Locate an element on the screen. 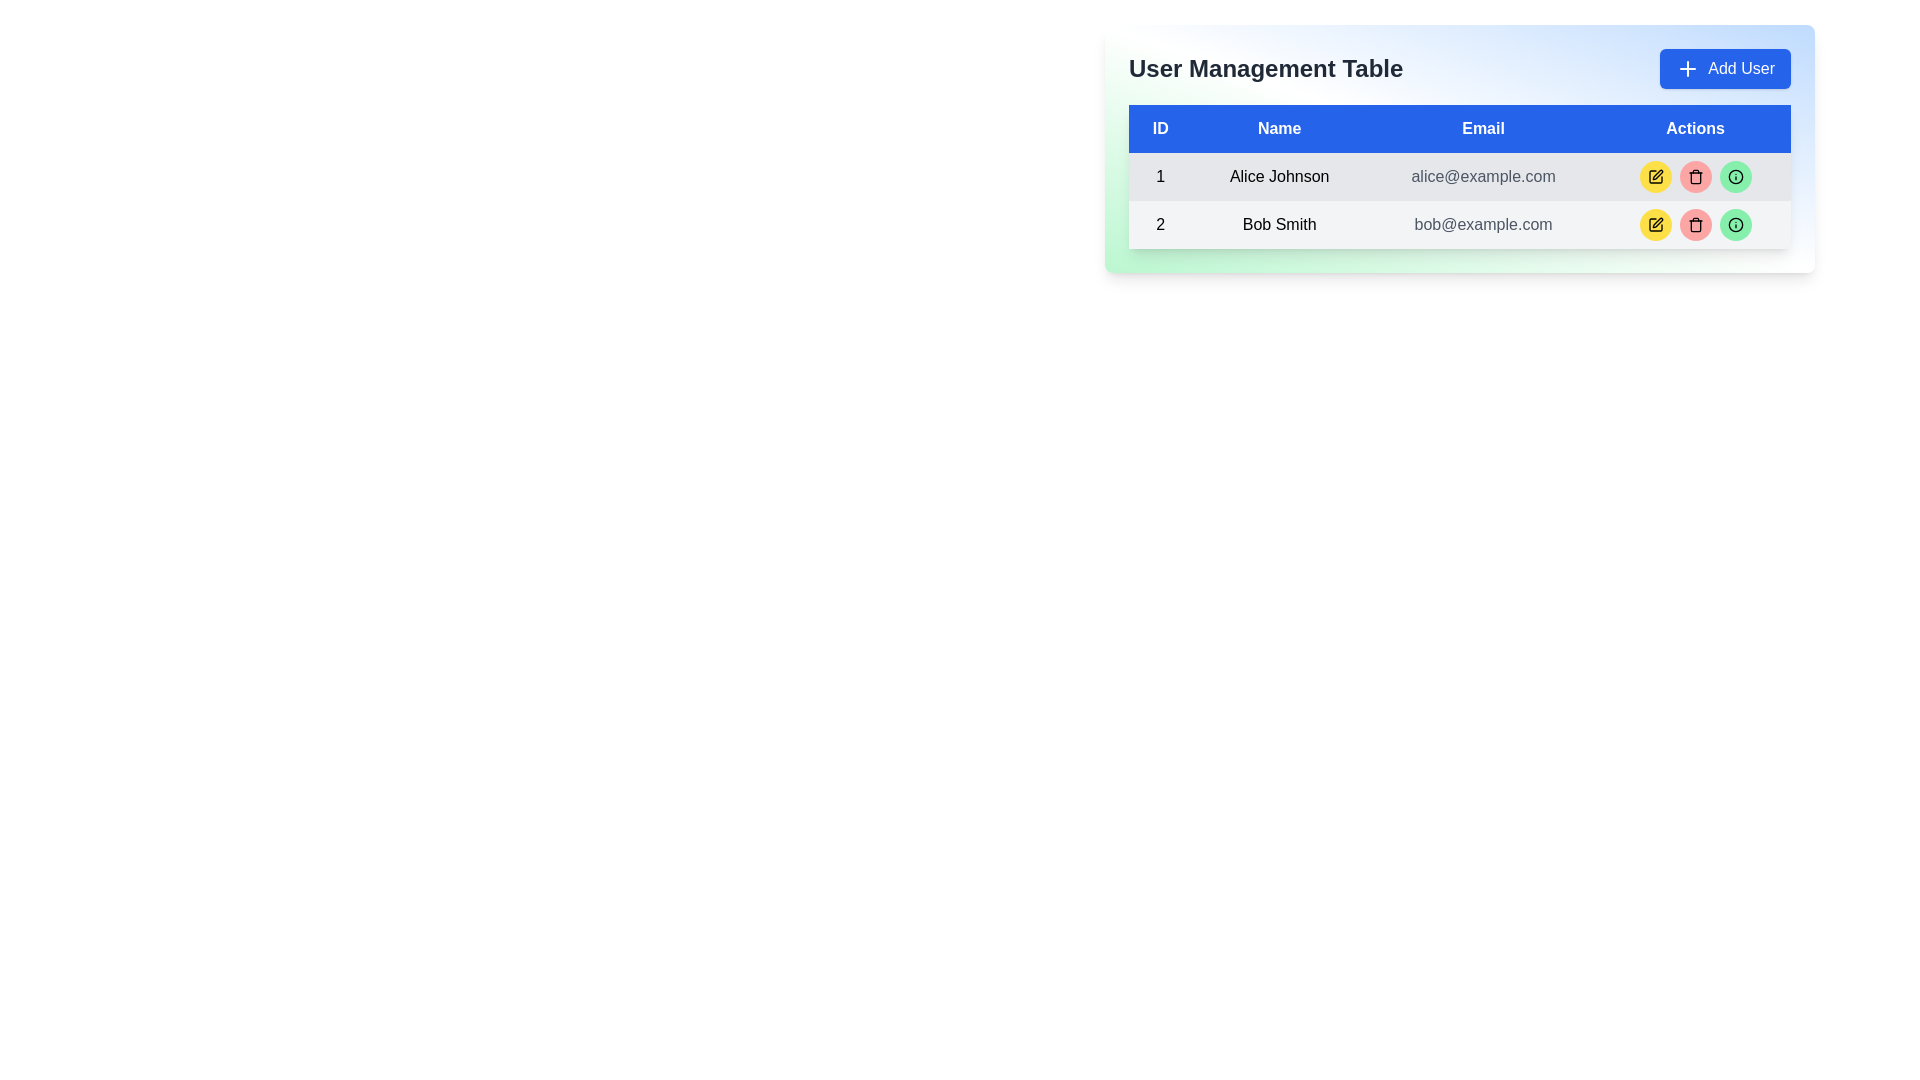  the circular green button with a white info icon located in the fourth position under the 'Actions' column is located at coordinates (1734, 176).